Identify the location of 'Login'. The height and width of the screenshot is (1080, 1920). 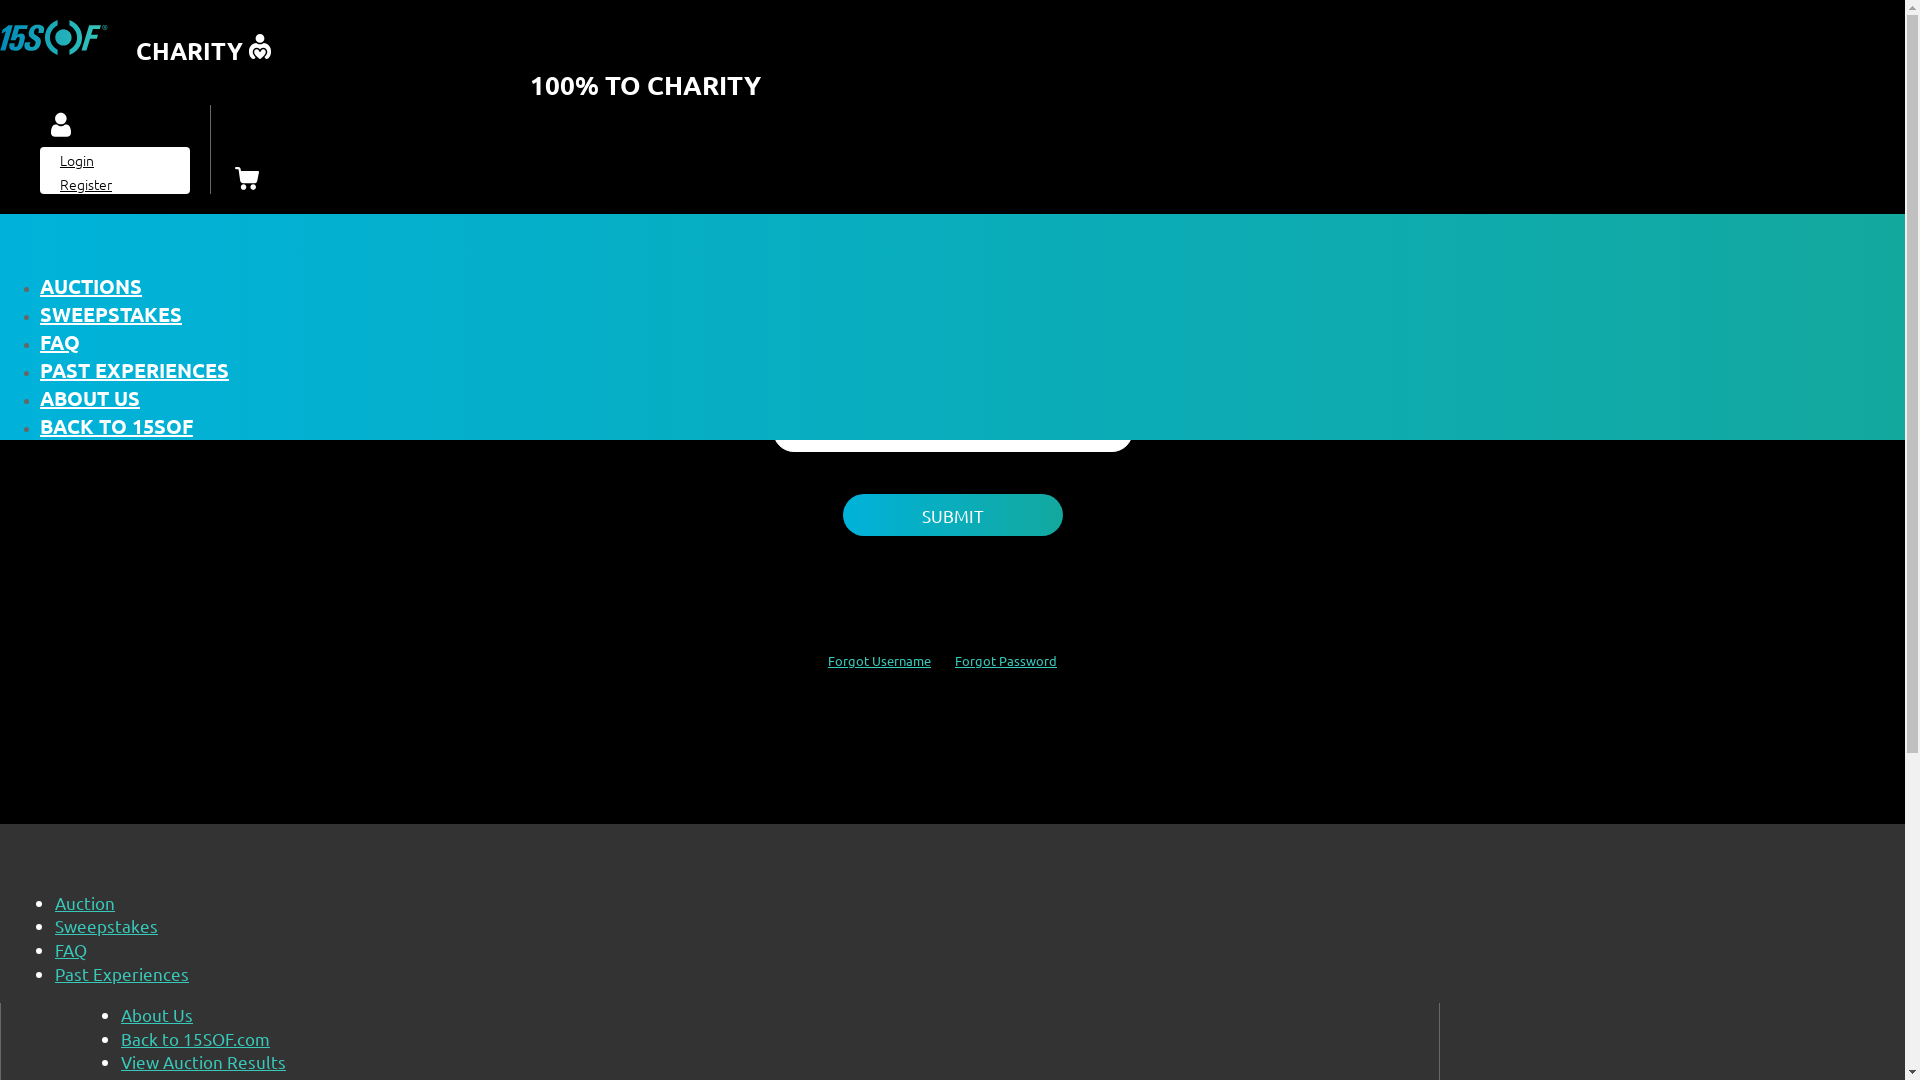
(76, 158).